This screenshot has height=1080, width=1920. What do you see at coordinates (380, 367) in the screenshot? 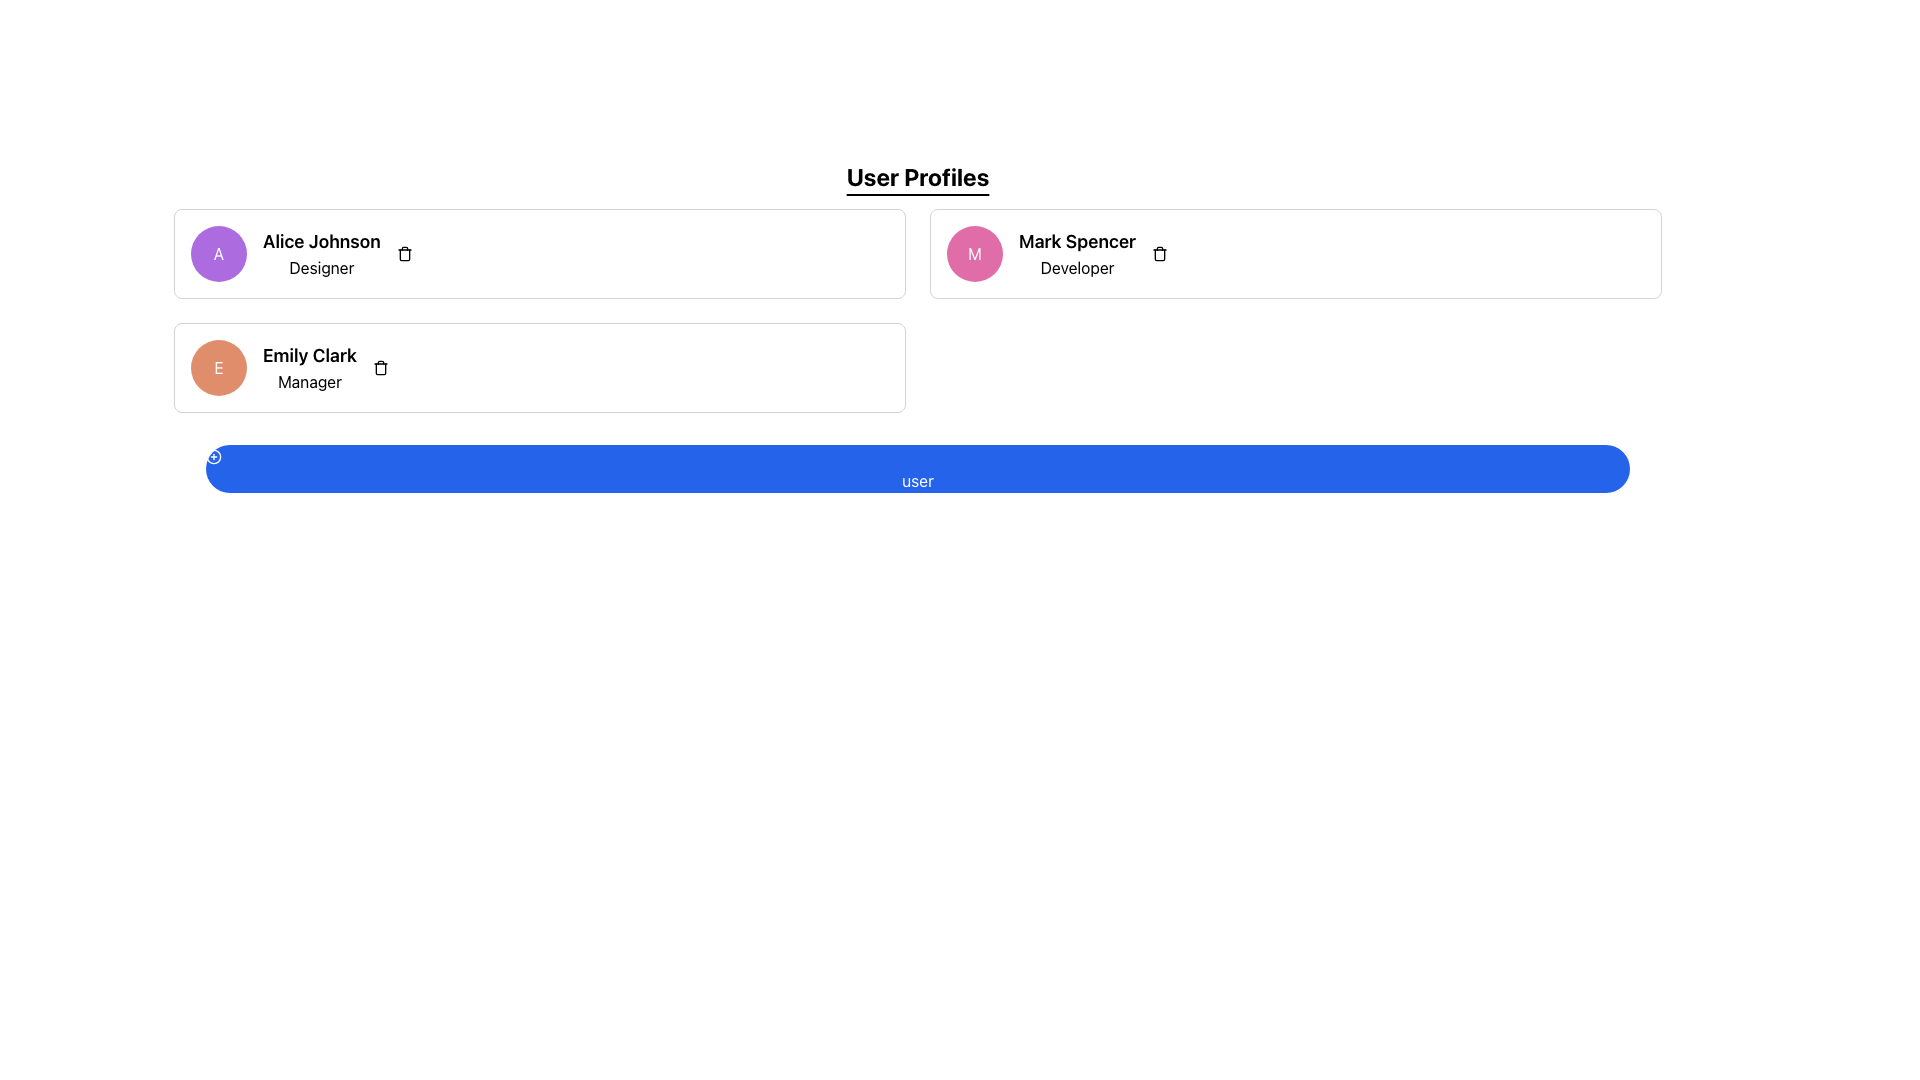
I see `the trash can icon adjacent to 'Emily Clark, Manager'` at bounding box center [380, 367].